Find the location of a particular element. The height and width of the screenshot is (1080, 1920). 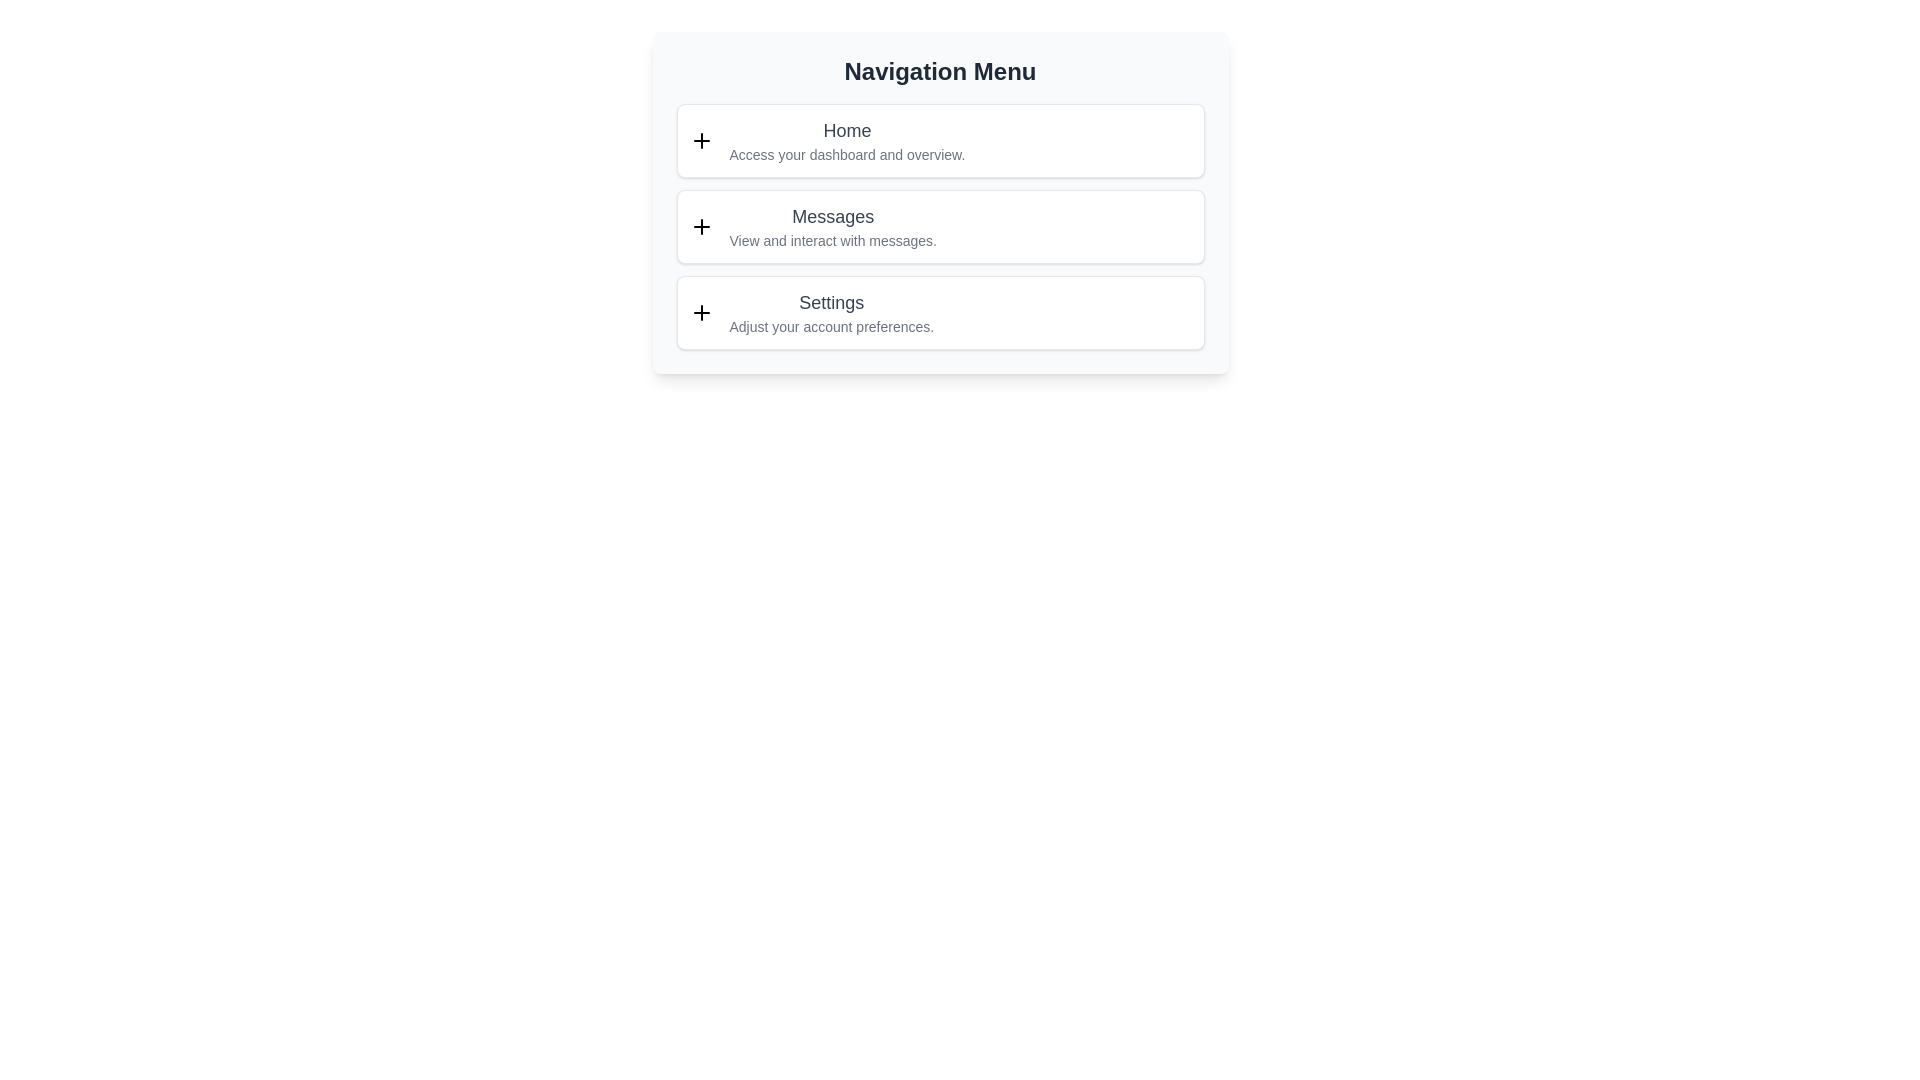

the plus icon located at the middle-left of the 'Home' card is located at coordinates (701, 140).